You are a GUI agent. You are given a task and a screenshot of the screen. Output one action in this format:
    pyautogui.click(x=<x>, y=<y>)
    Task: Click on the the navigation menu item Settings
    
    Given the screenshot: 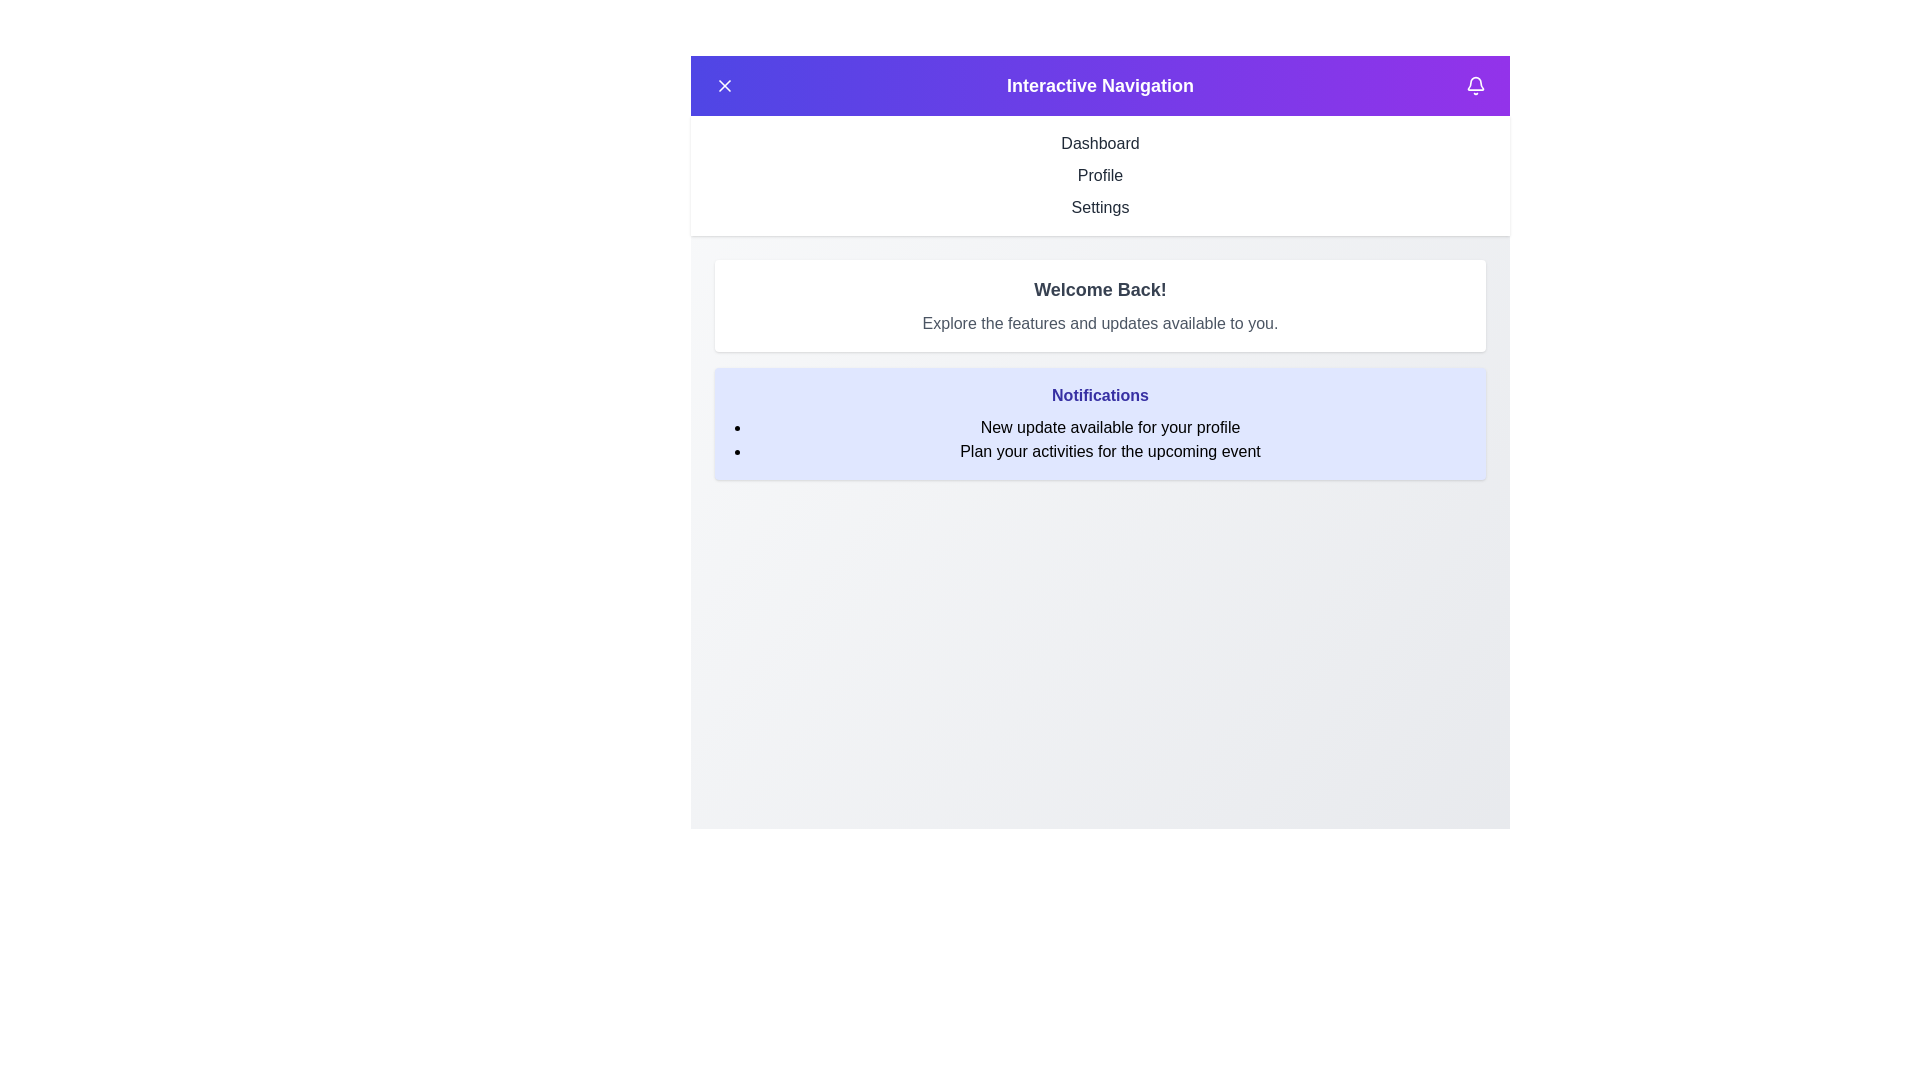 What is the action you would take?
    pyautogui.click(x=1099, y=208)
    